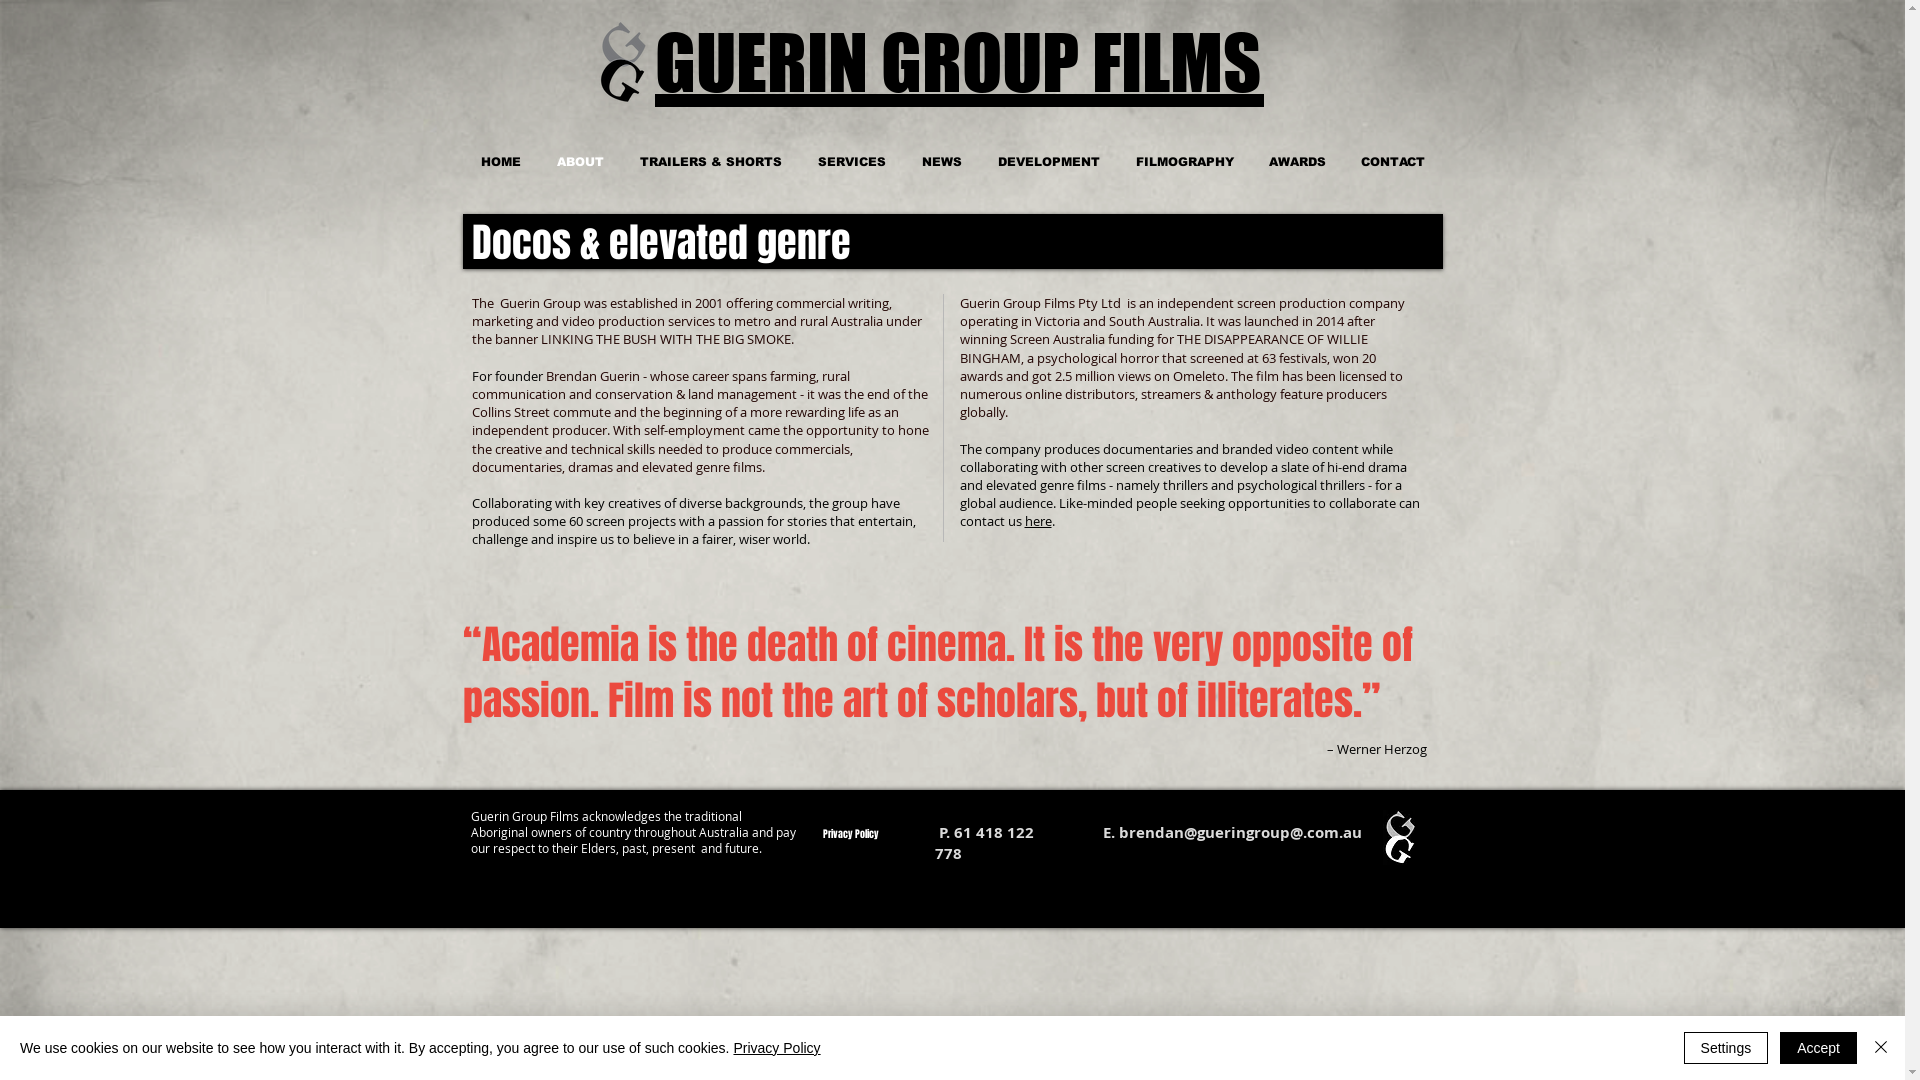 This screenshot has width=1920, height=1080. What do you see at coordinates (1683, 1047) in the screenshot?
I see `'Settings'` at bounding box center [1683, 1047].